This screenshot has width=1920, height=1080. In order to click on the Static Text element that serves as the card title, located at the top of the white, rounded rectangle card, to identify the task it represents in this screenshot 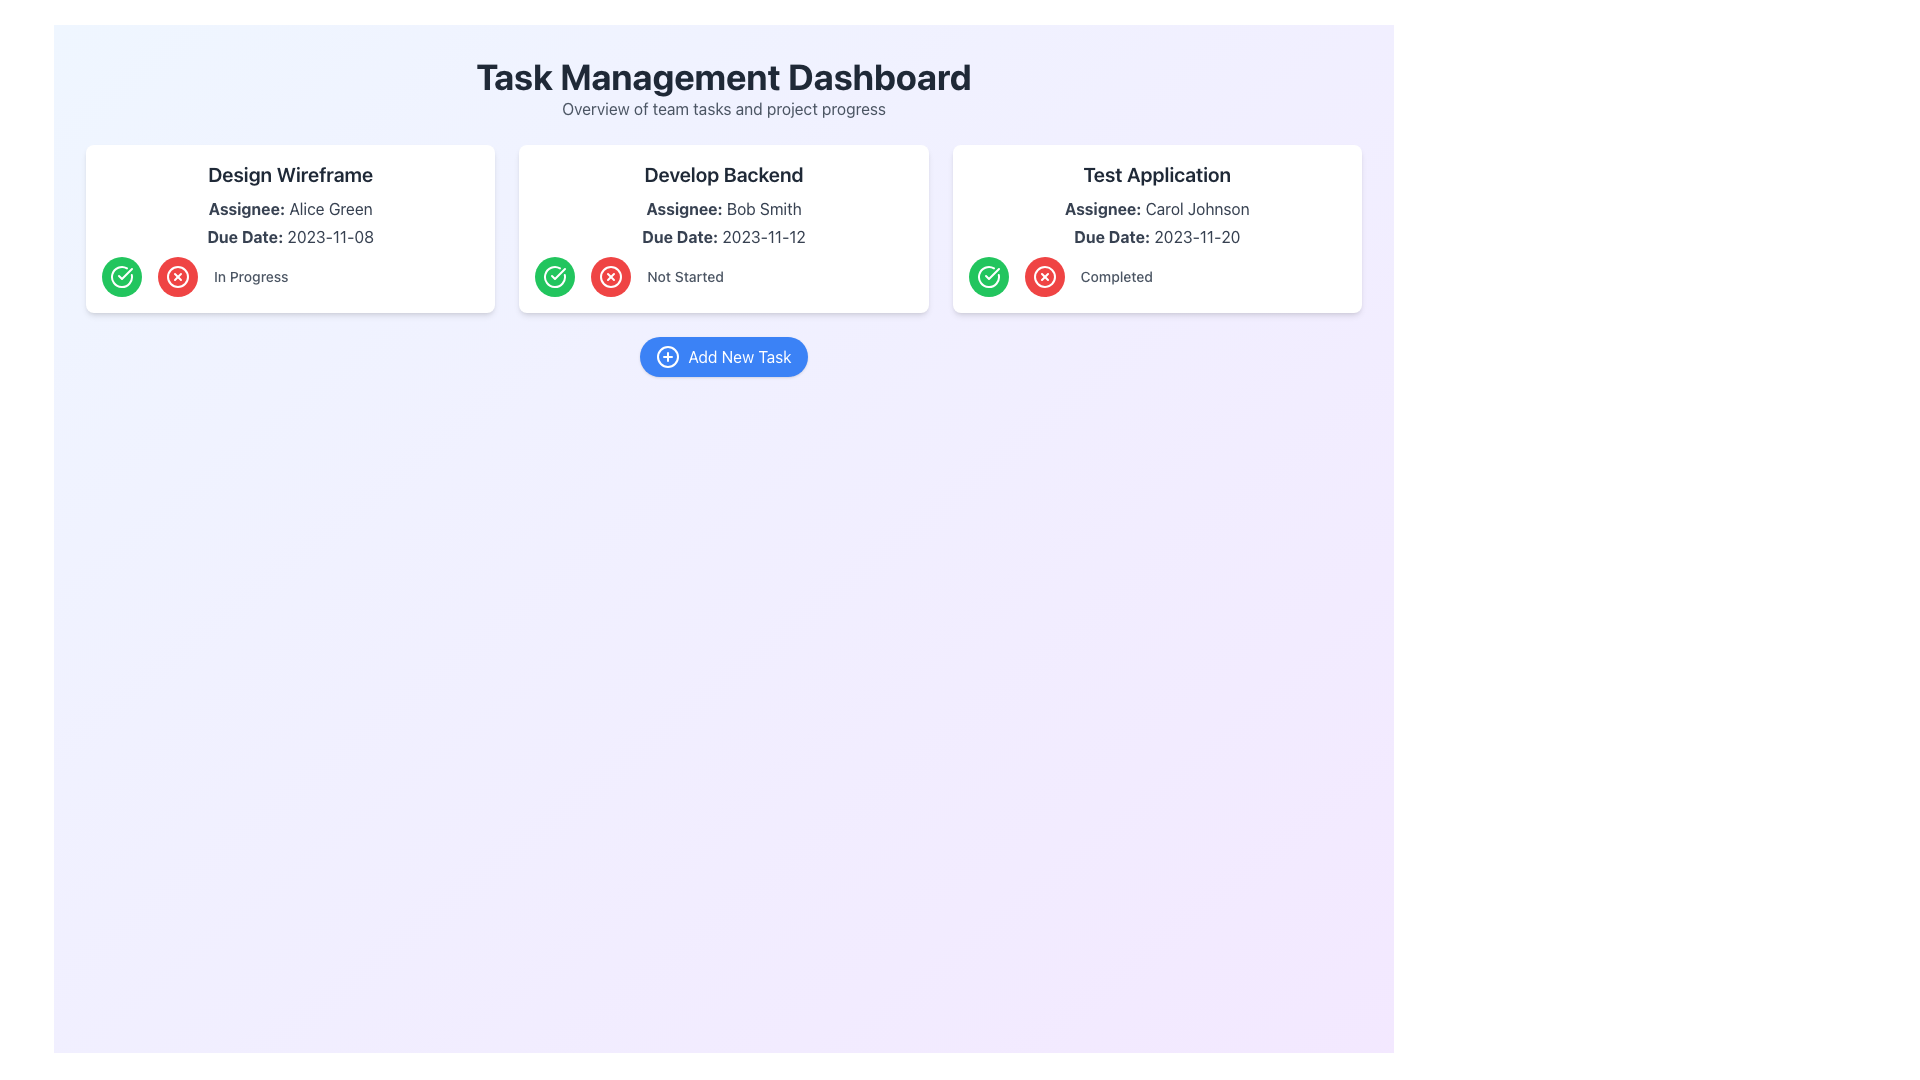, I will do `click(289, 173)`.